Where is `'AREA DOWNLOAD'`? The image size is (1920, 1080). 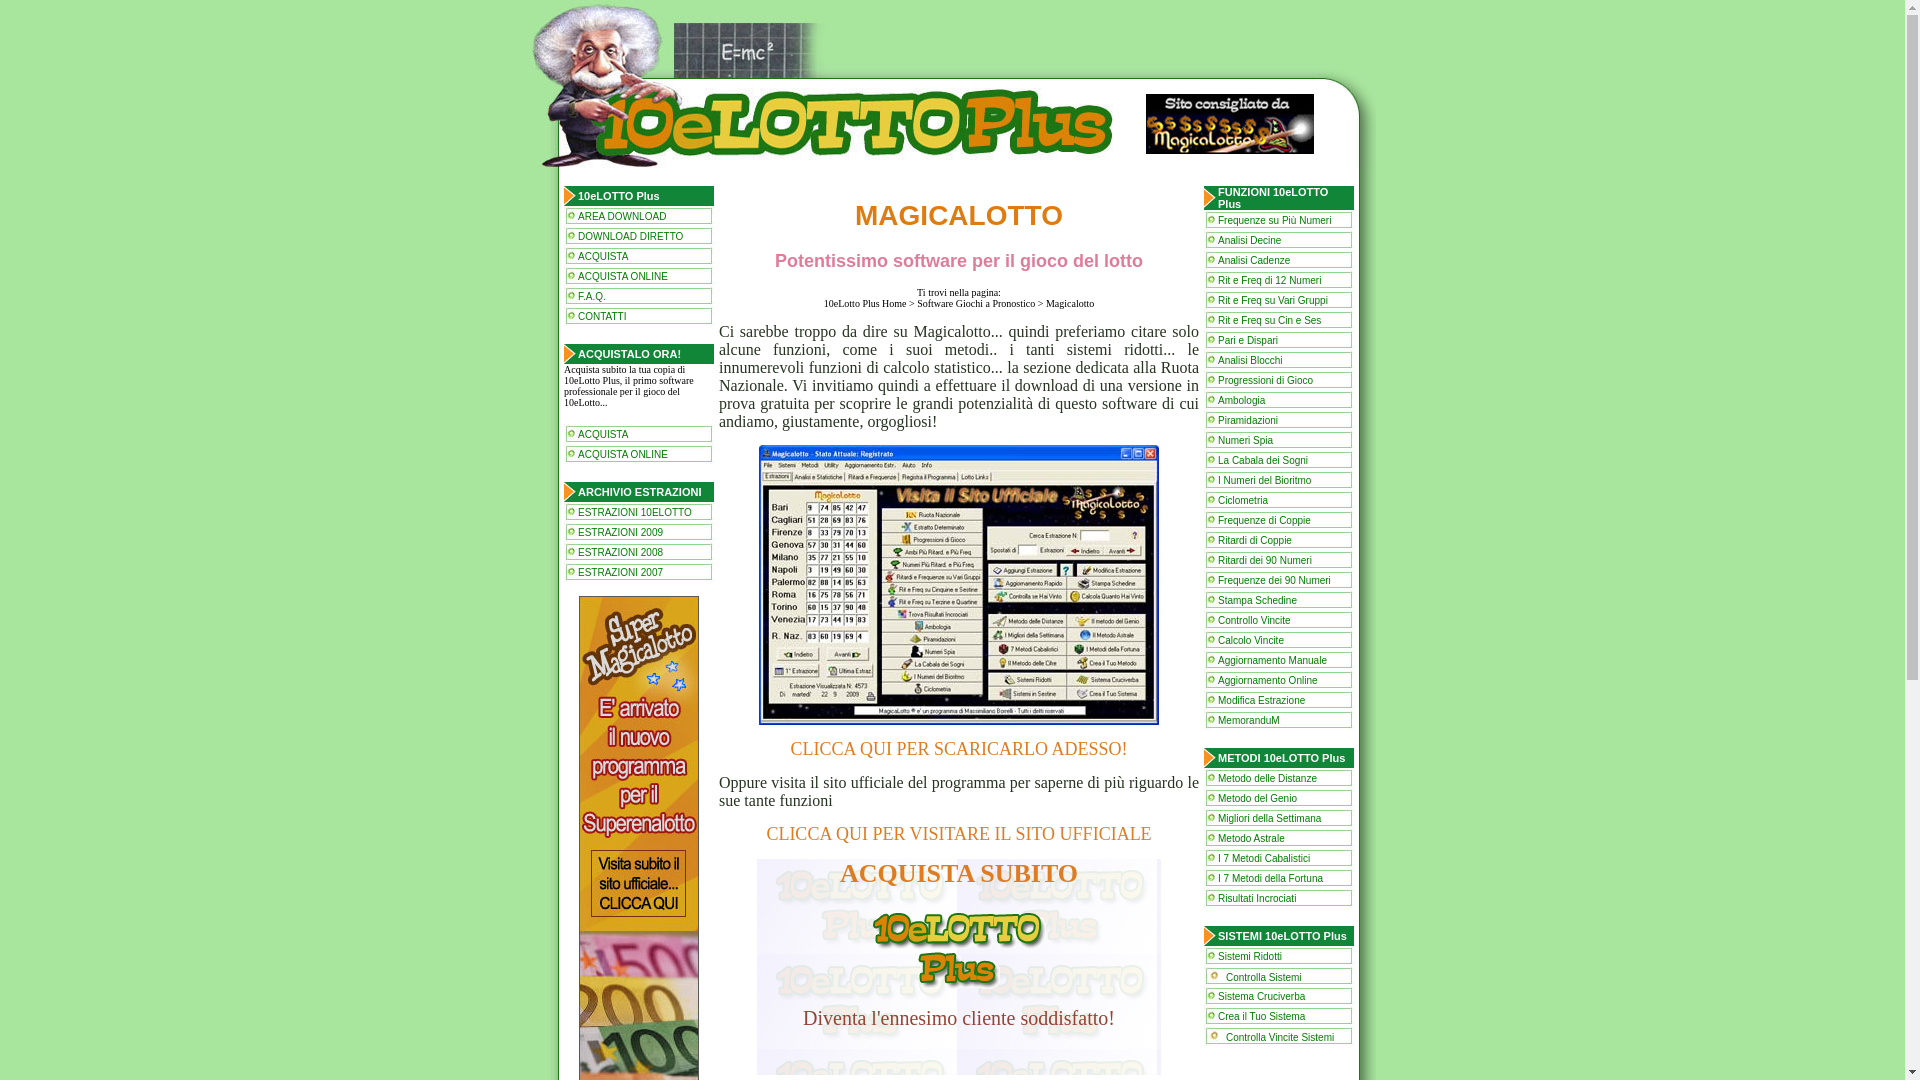 'AREA DOWNLOAD' is located at coordinates (621, 215).